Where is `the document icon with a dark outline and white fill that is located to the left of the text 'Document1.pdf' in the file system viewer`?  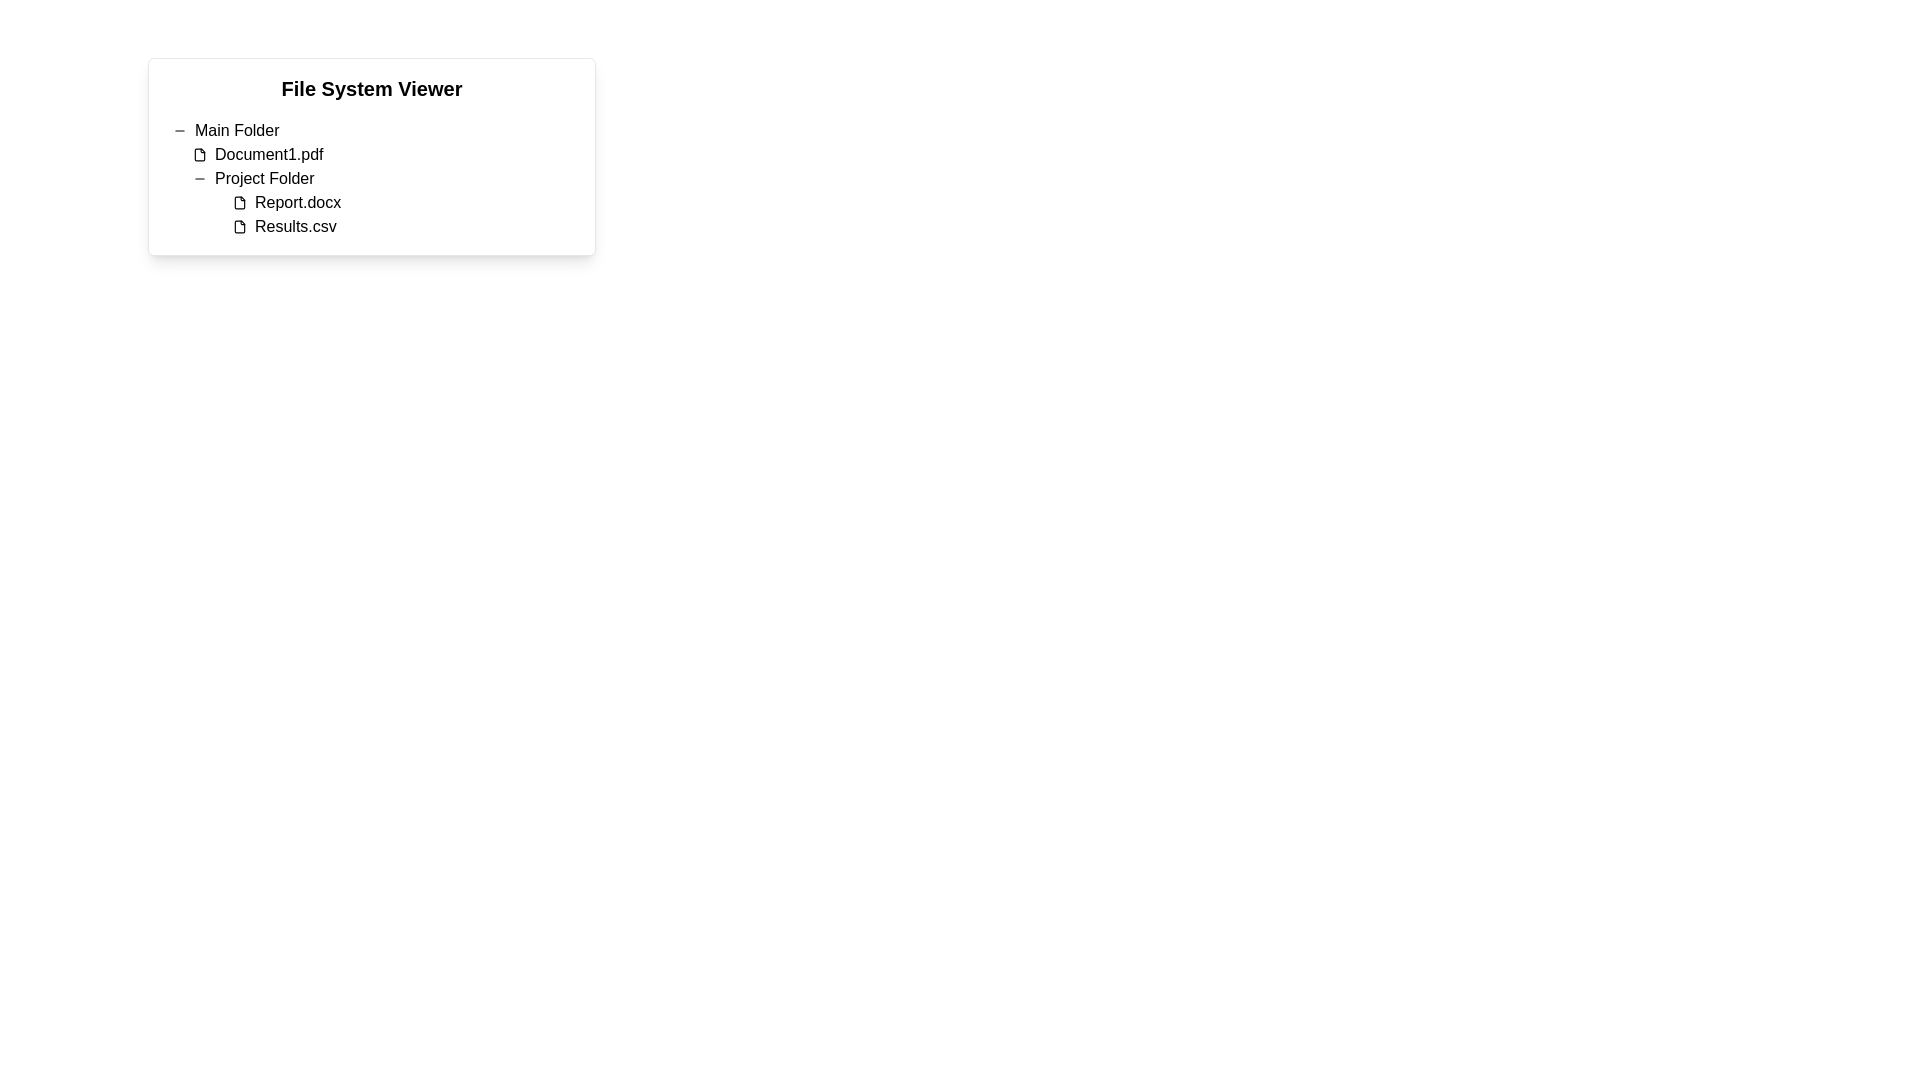
the document icon with a dark outline and white fill that is located to the left of the text 'Document1.pdf' in the file system viewer is located at coordinates (200, 153).